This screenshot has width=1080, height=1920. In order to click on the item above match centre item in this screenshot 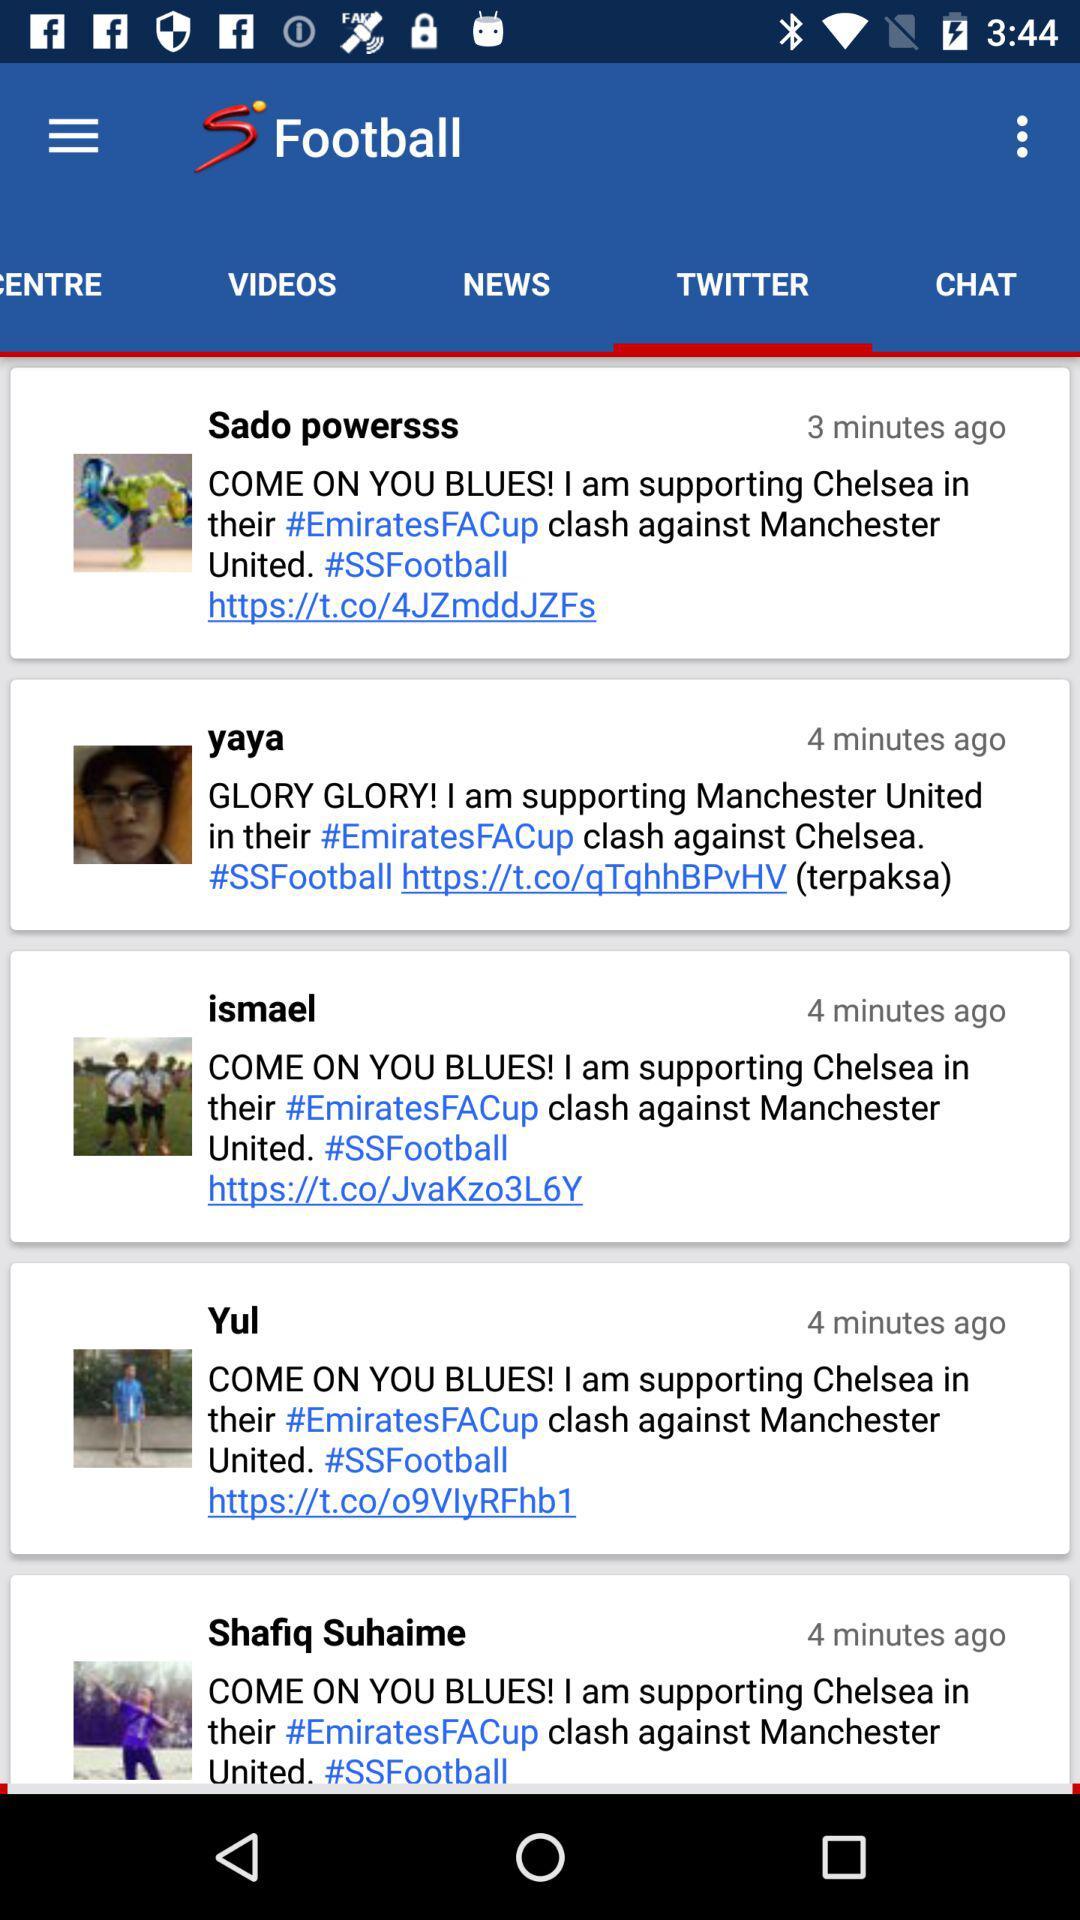, I will do `click(72, 135)`.